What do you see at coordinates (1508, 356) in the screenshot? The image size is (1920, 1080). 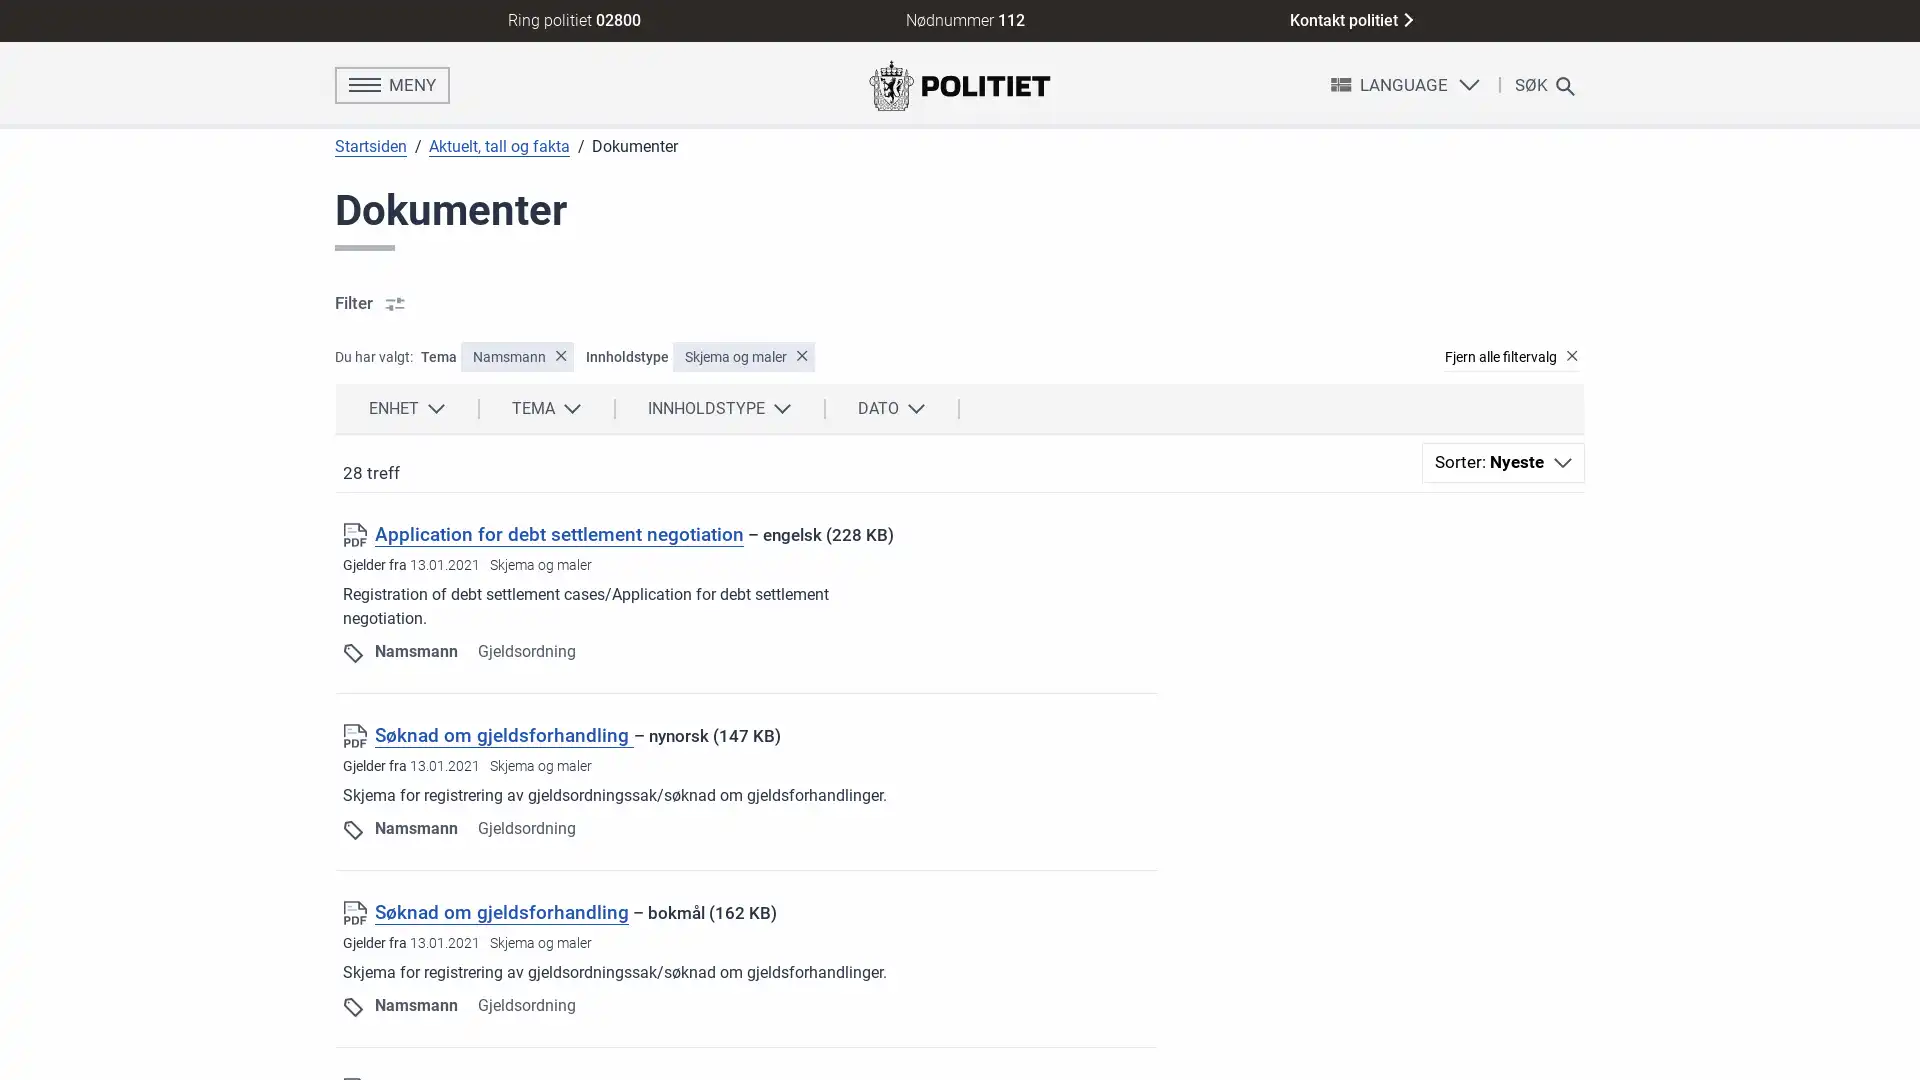 I see `Fjern alle filtervalg` at bounding box center [1508, 356].